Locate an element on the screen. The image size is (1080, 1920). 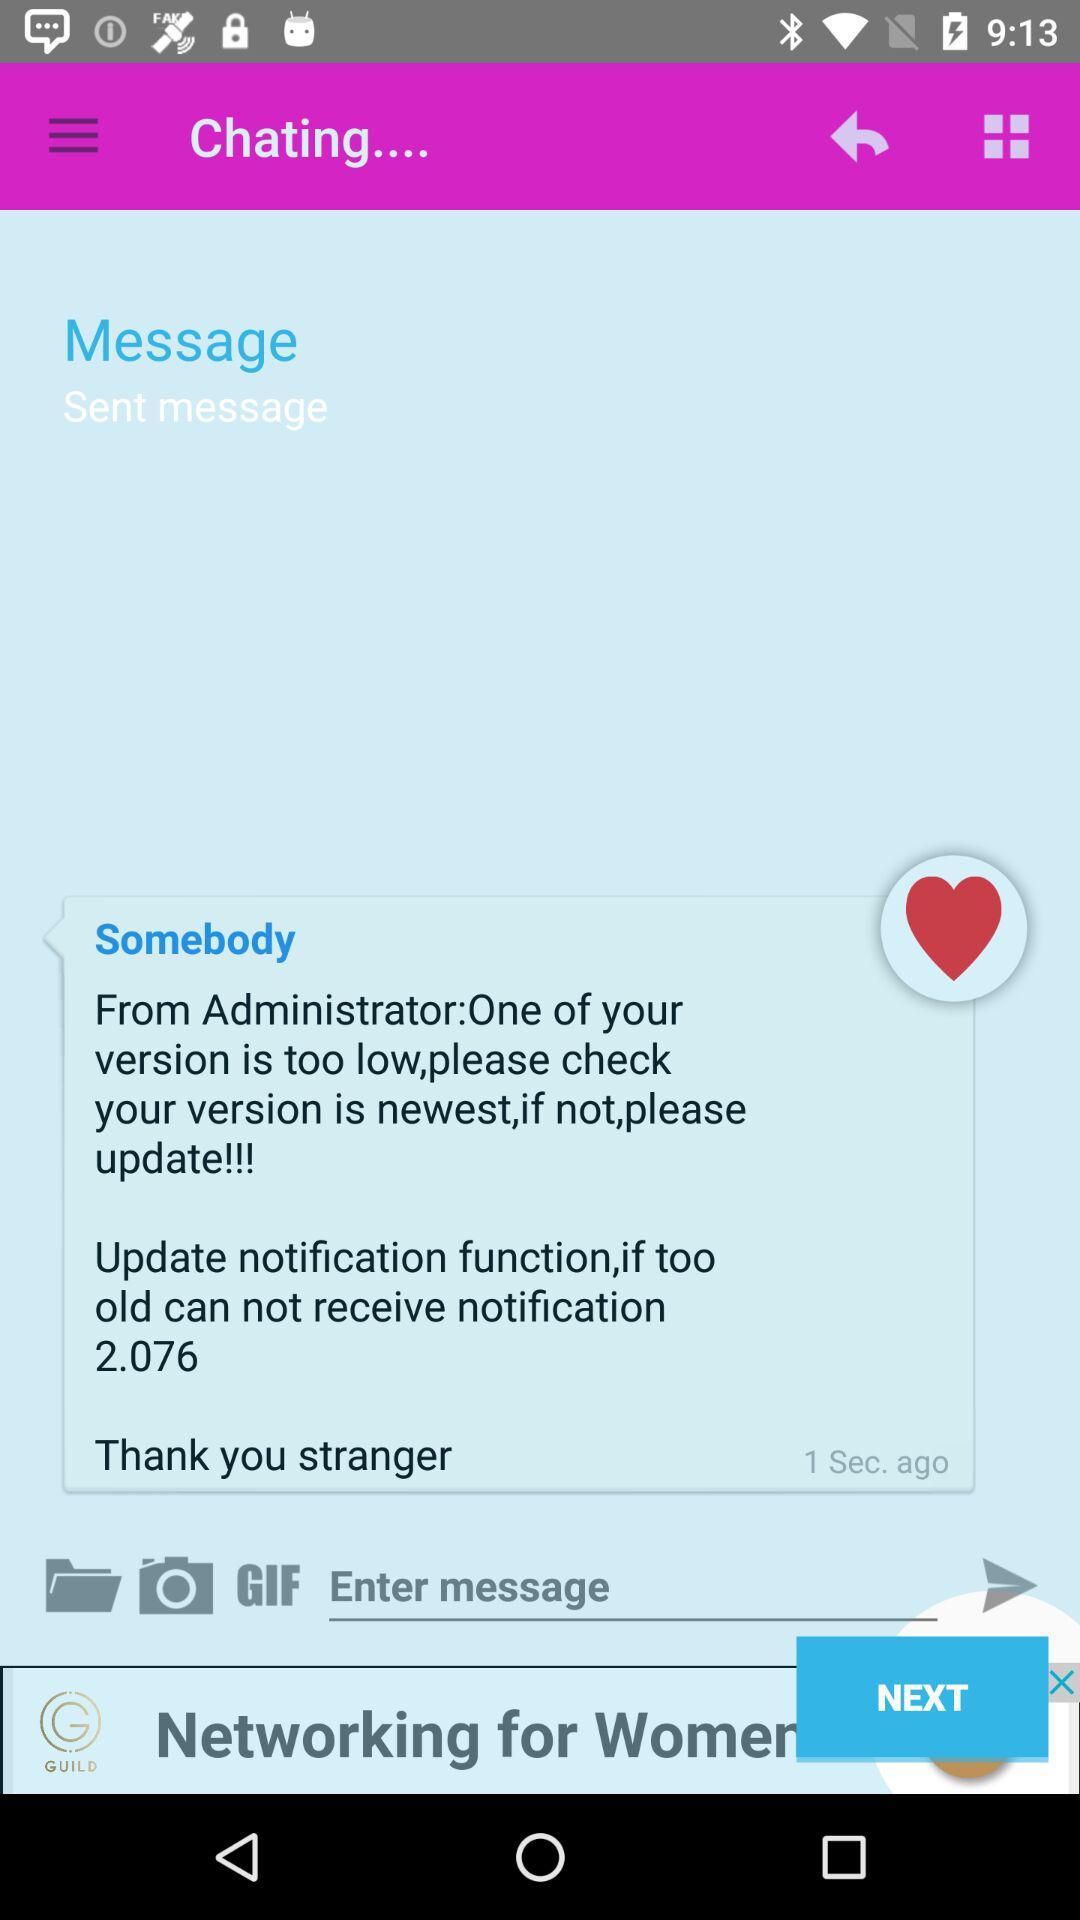
take a picture is located at coordinates (180, 1584).